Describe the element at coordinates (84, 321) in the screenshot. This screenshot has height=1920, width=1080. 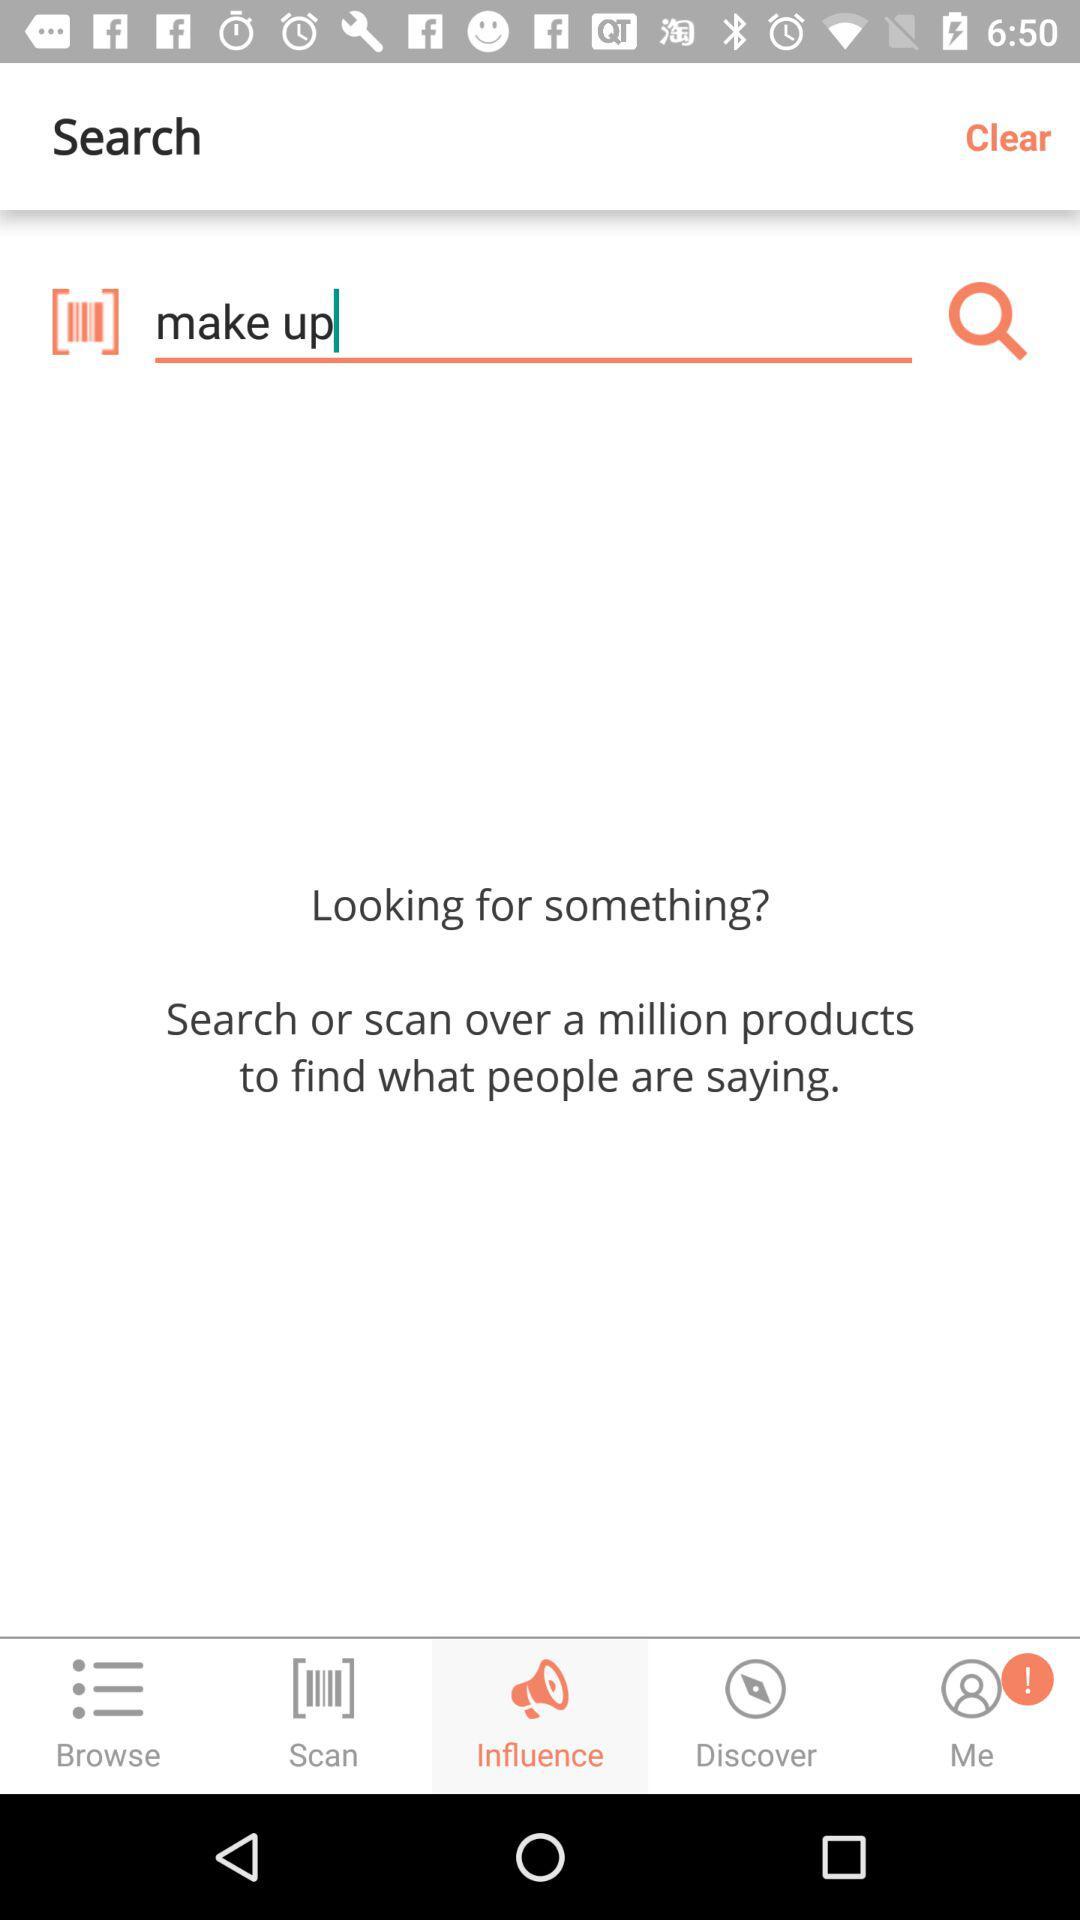
I see `scan product barcode` at that location.